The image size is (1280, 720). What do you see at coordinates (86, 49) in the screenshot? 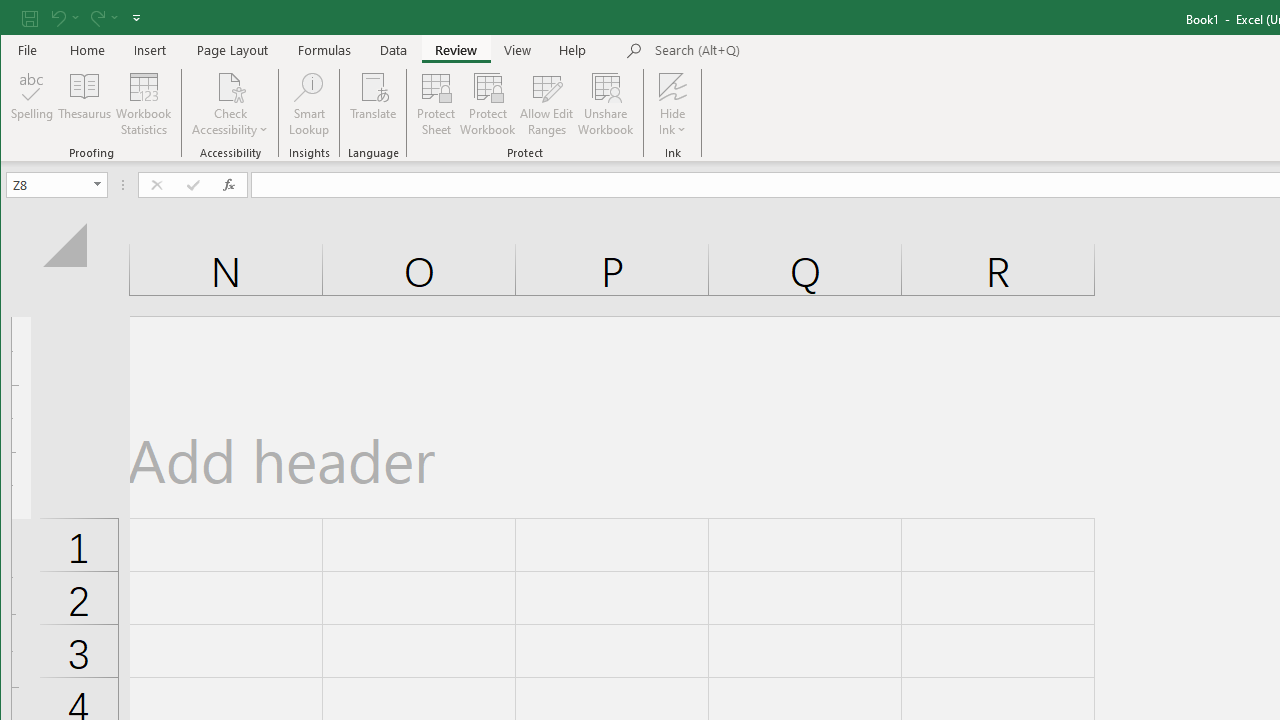
I see `'Home'` at bounding box center [86, 49].